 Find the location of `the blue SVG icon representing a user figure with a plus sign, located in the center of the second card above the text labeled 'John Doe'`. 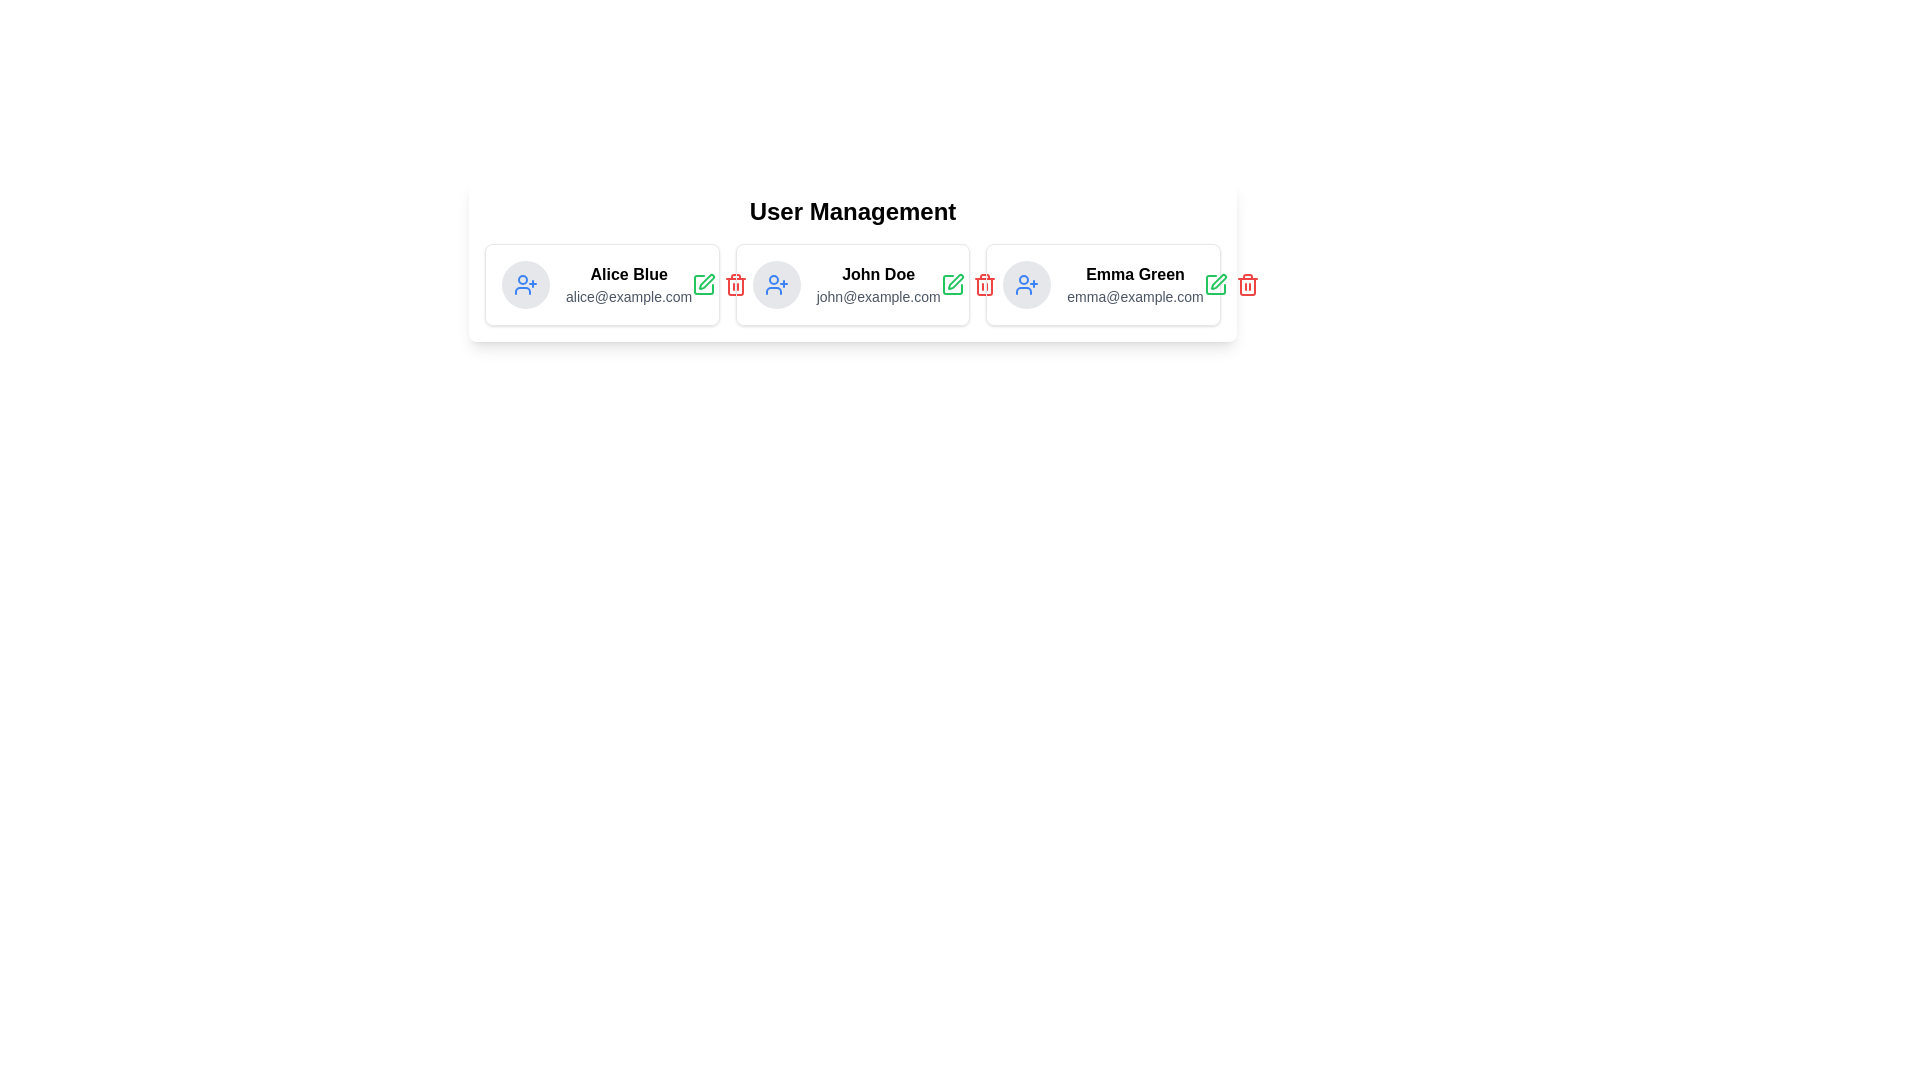

the blue SVG icon representing a user figure with a plus sign, located in the center of the second card above the text labeled 'John Doe' is located at coordinates (1027, 285).